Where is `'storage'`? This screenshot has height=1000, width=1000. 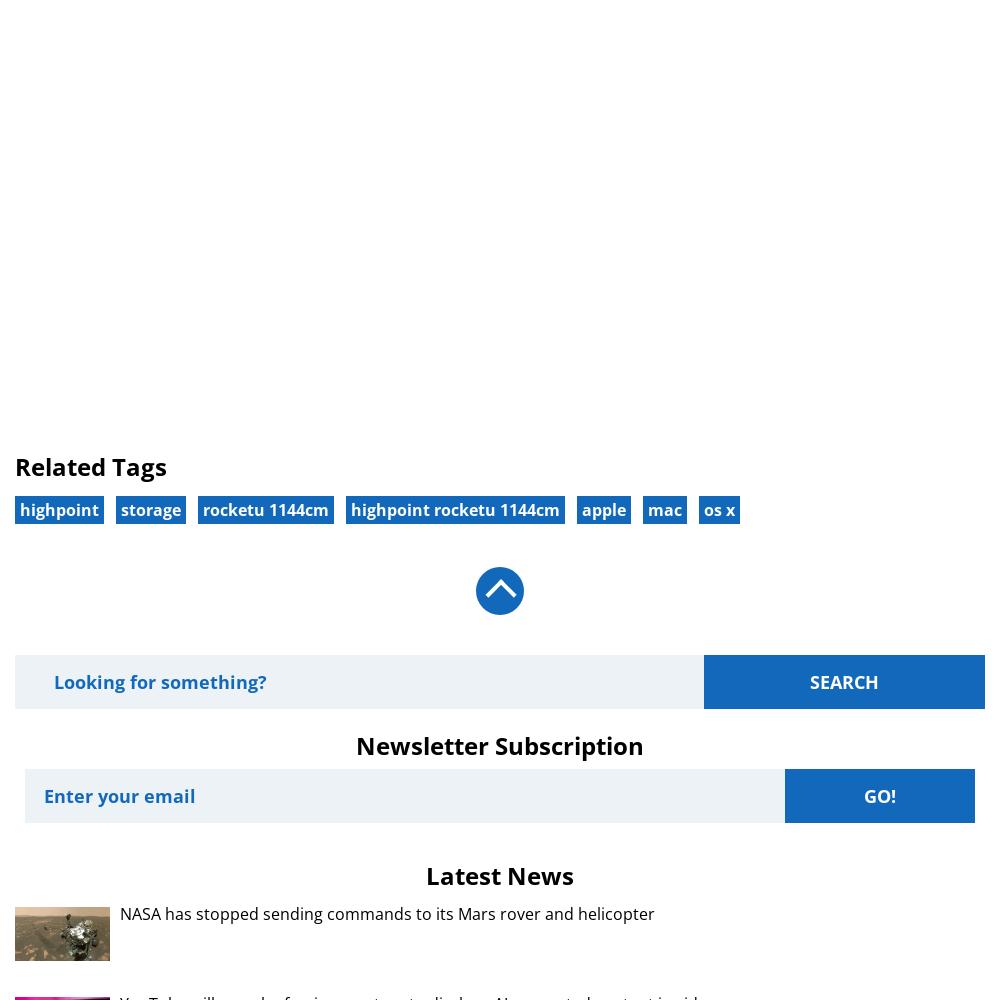
'storage' is located at coordinates (151, 509).